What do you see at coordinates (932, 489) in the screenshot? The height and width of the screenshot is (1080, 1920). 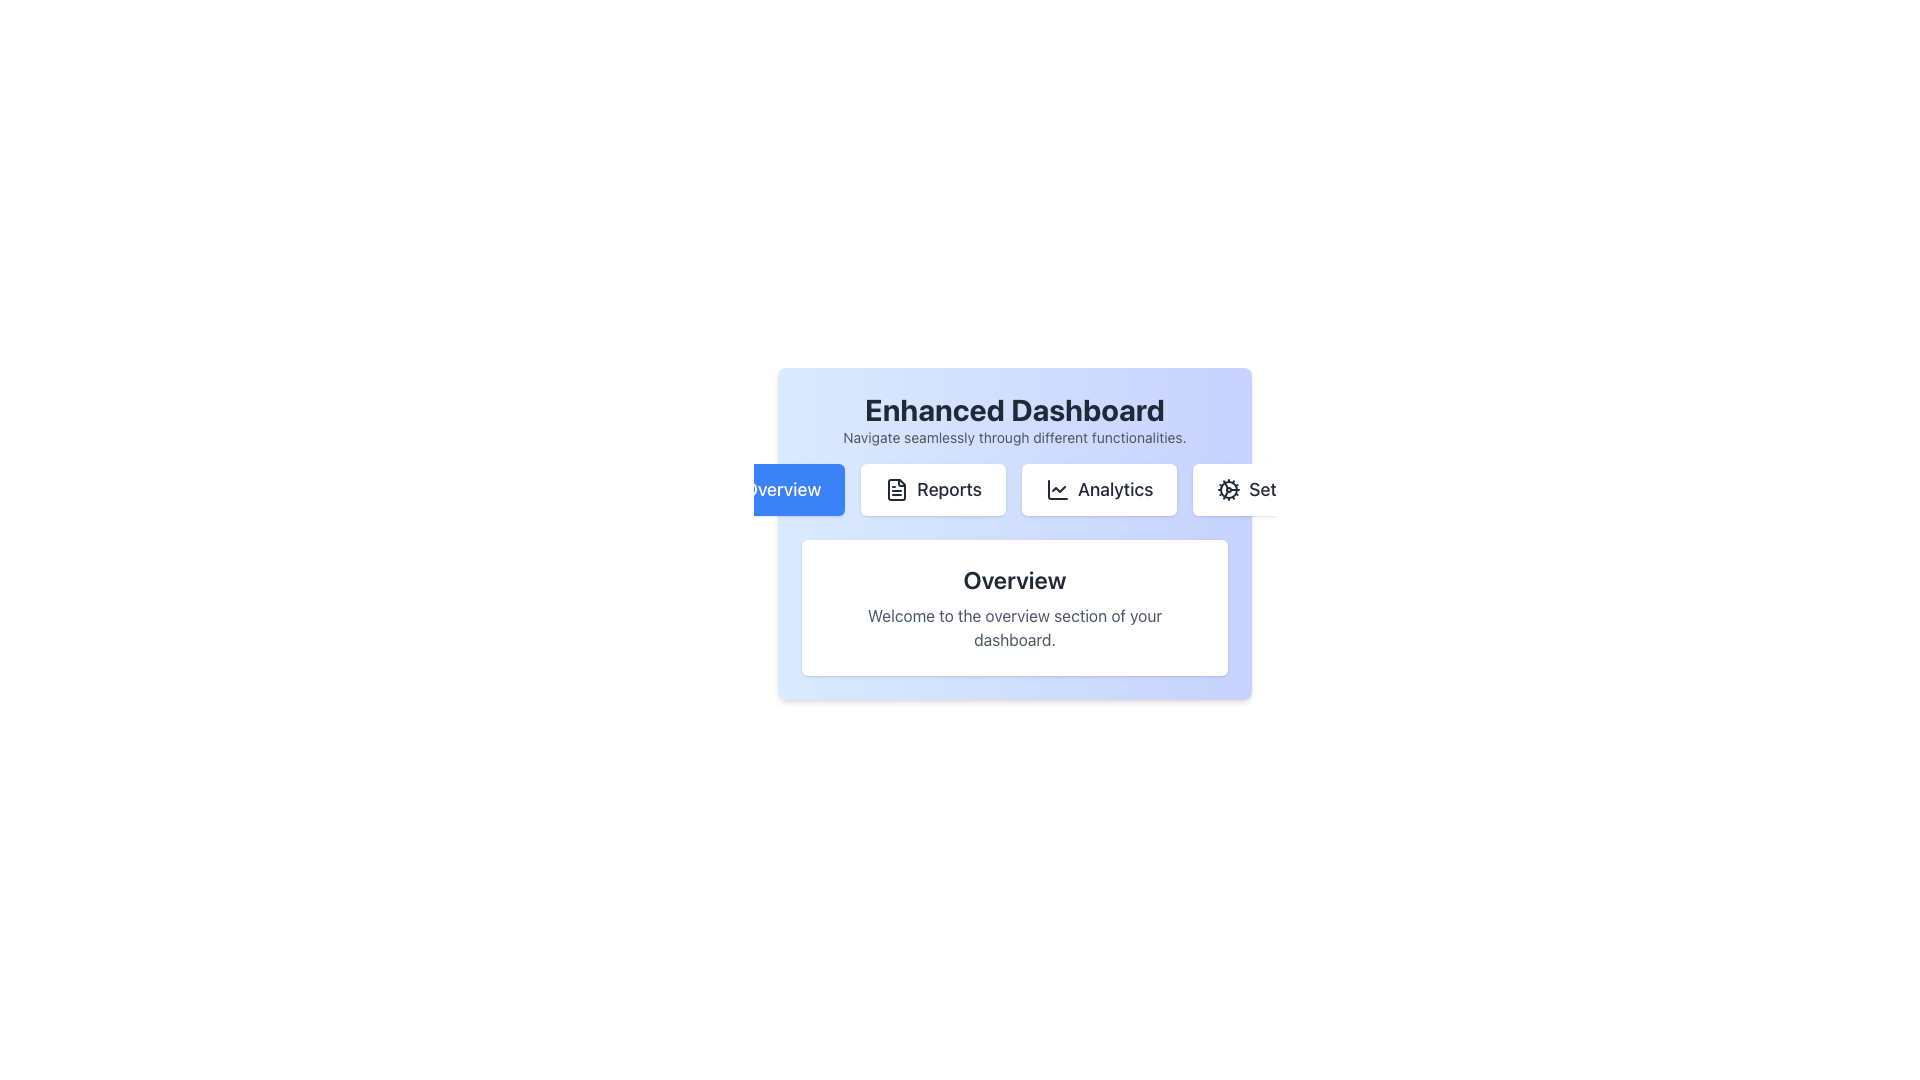 I see `the 'Reports' button in the navigation bar to trigger visual feedback, such as a scale effect, indicating it is ready for interaction` at bounding box center [932, 489].